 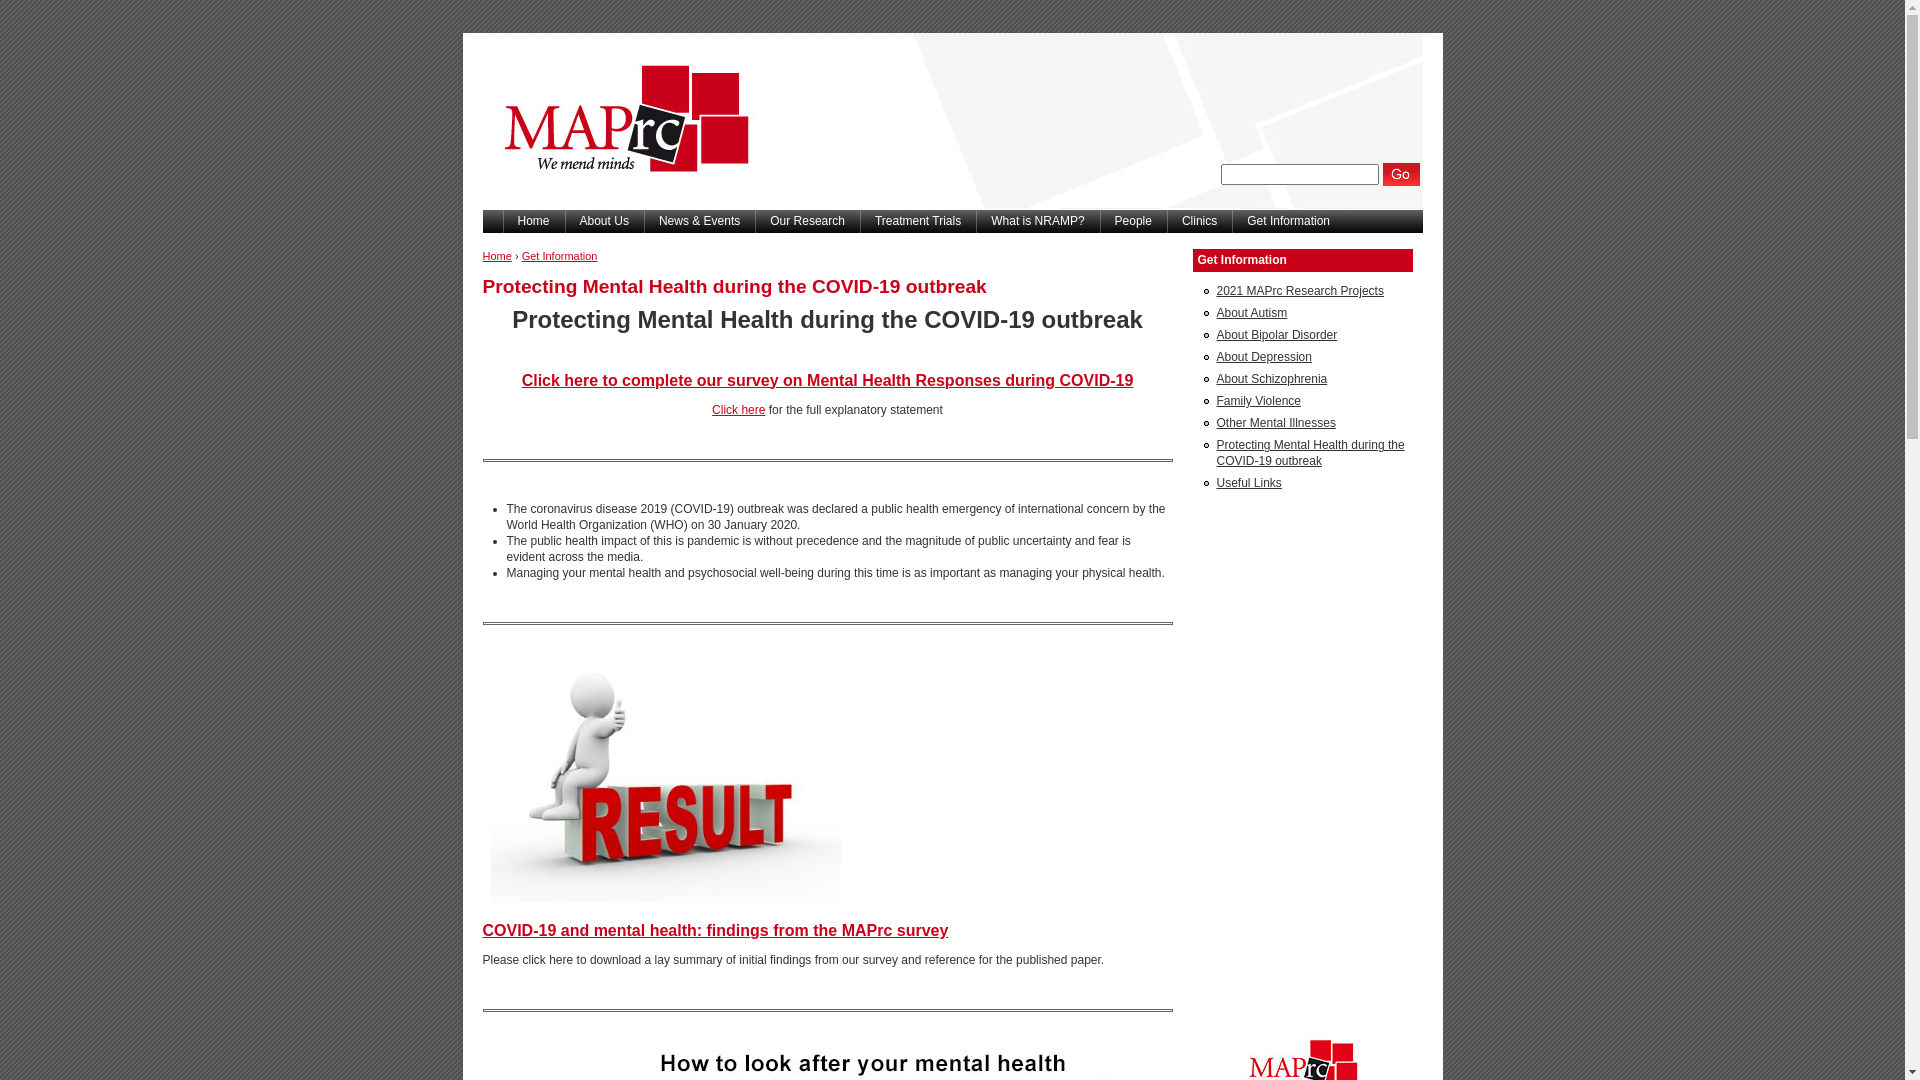 I want to click on 'About Us', so click(x=603, y=221).